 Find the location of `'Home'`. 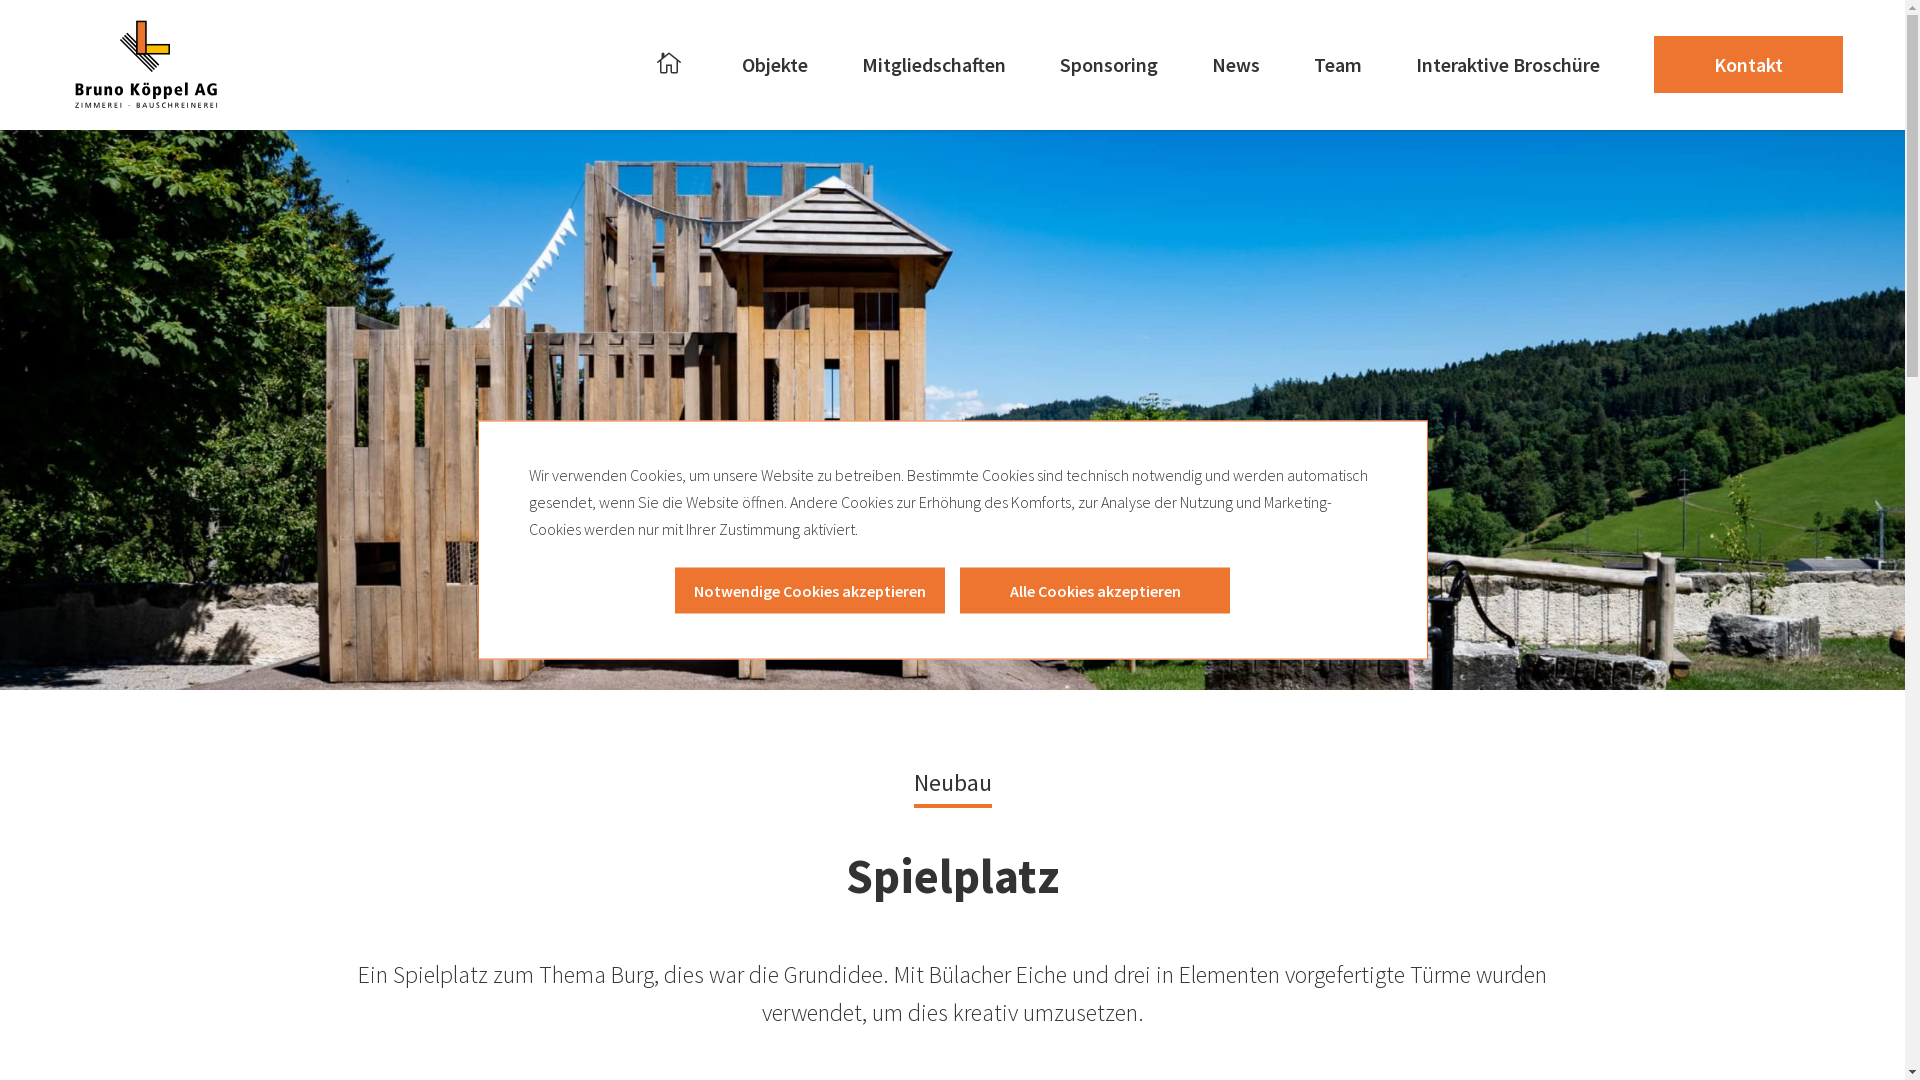

'Home' is located at coordinates (672, 64).